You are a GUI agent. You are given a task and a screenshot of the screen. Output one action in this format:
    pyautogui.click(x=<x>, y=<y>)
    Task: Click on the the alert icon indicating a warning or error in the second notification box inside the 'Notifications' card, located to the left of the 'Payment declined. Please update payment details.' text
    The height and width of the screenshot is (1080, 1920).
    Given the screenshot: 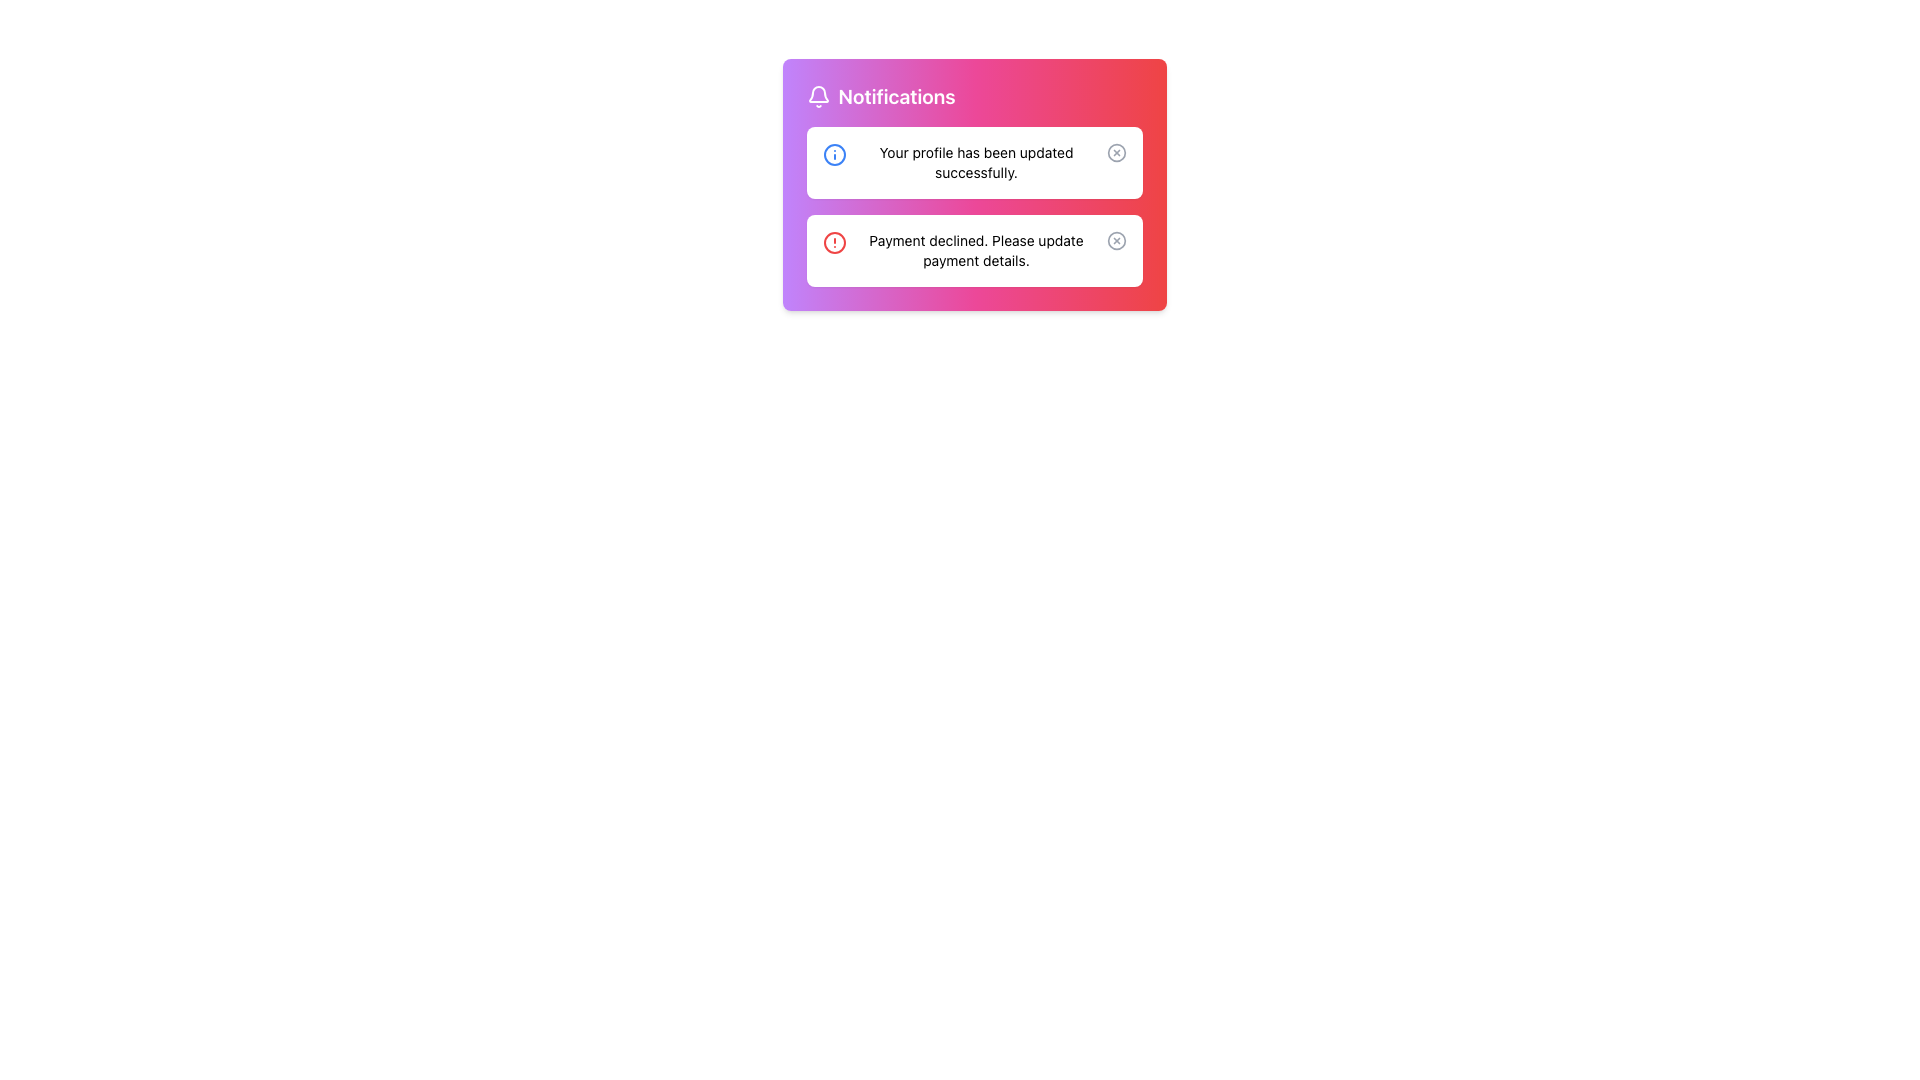 What is the action you would take?
    pyautogui.click(x=834, y=242)
    